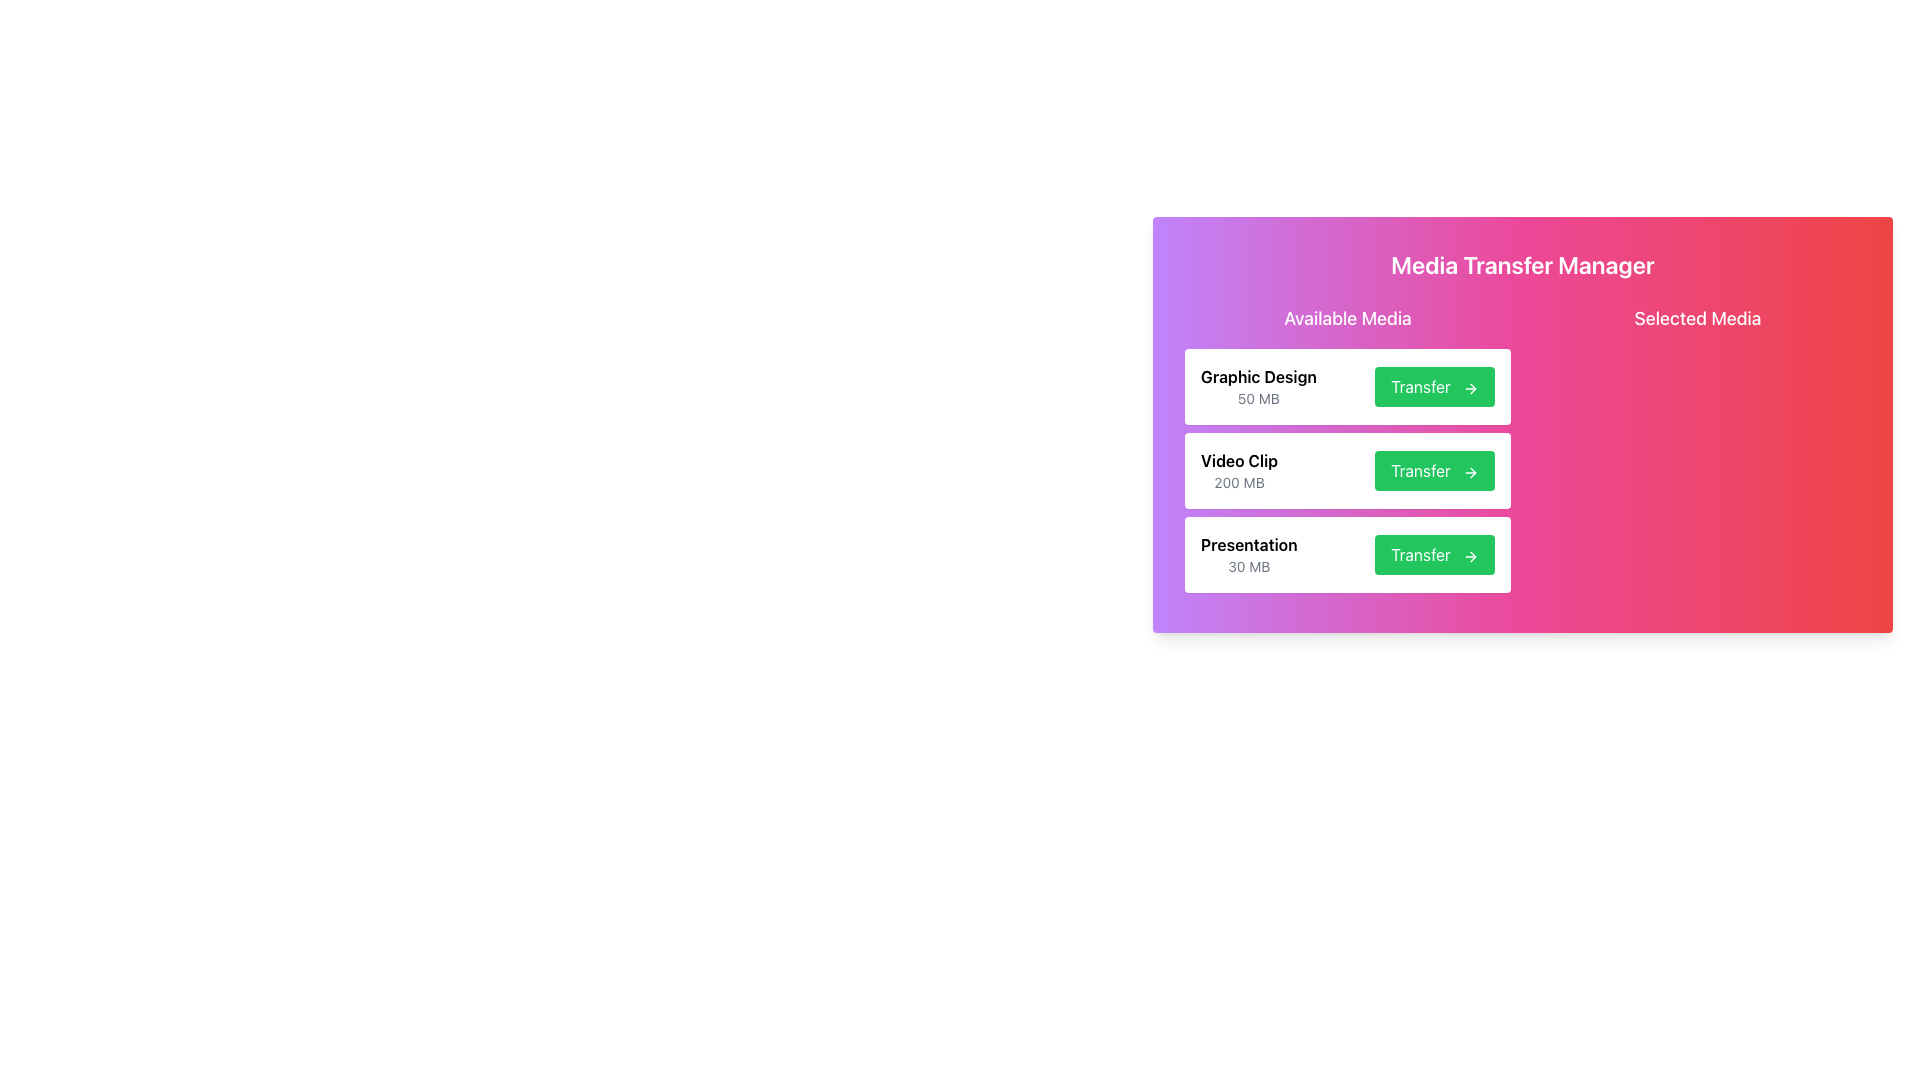  What do you see at coordinates (1434, 470) in the screenshot?
I see `the second transfer button labeled 'Video Clip, 200 MB' to initiate the transfer process` at bounding box center [1434, 470].